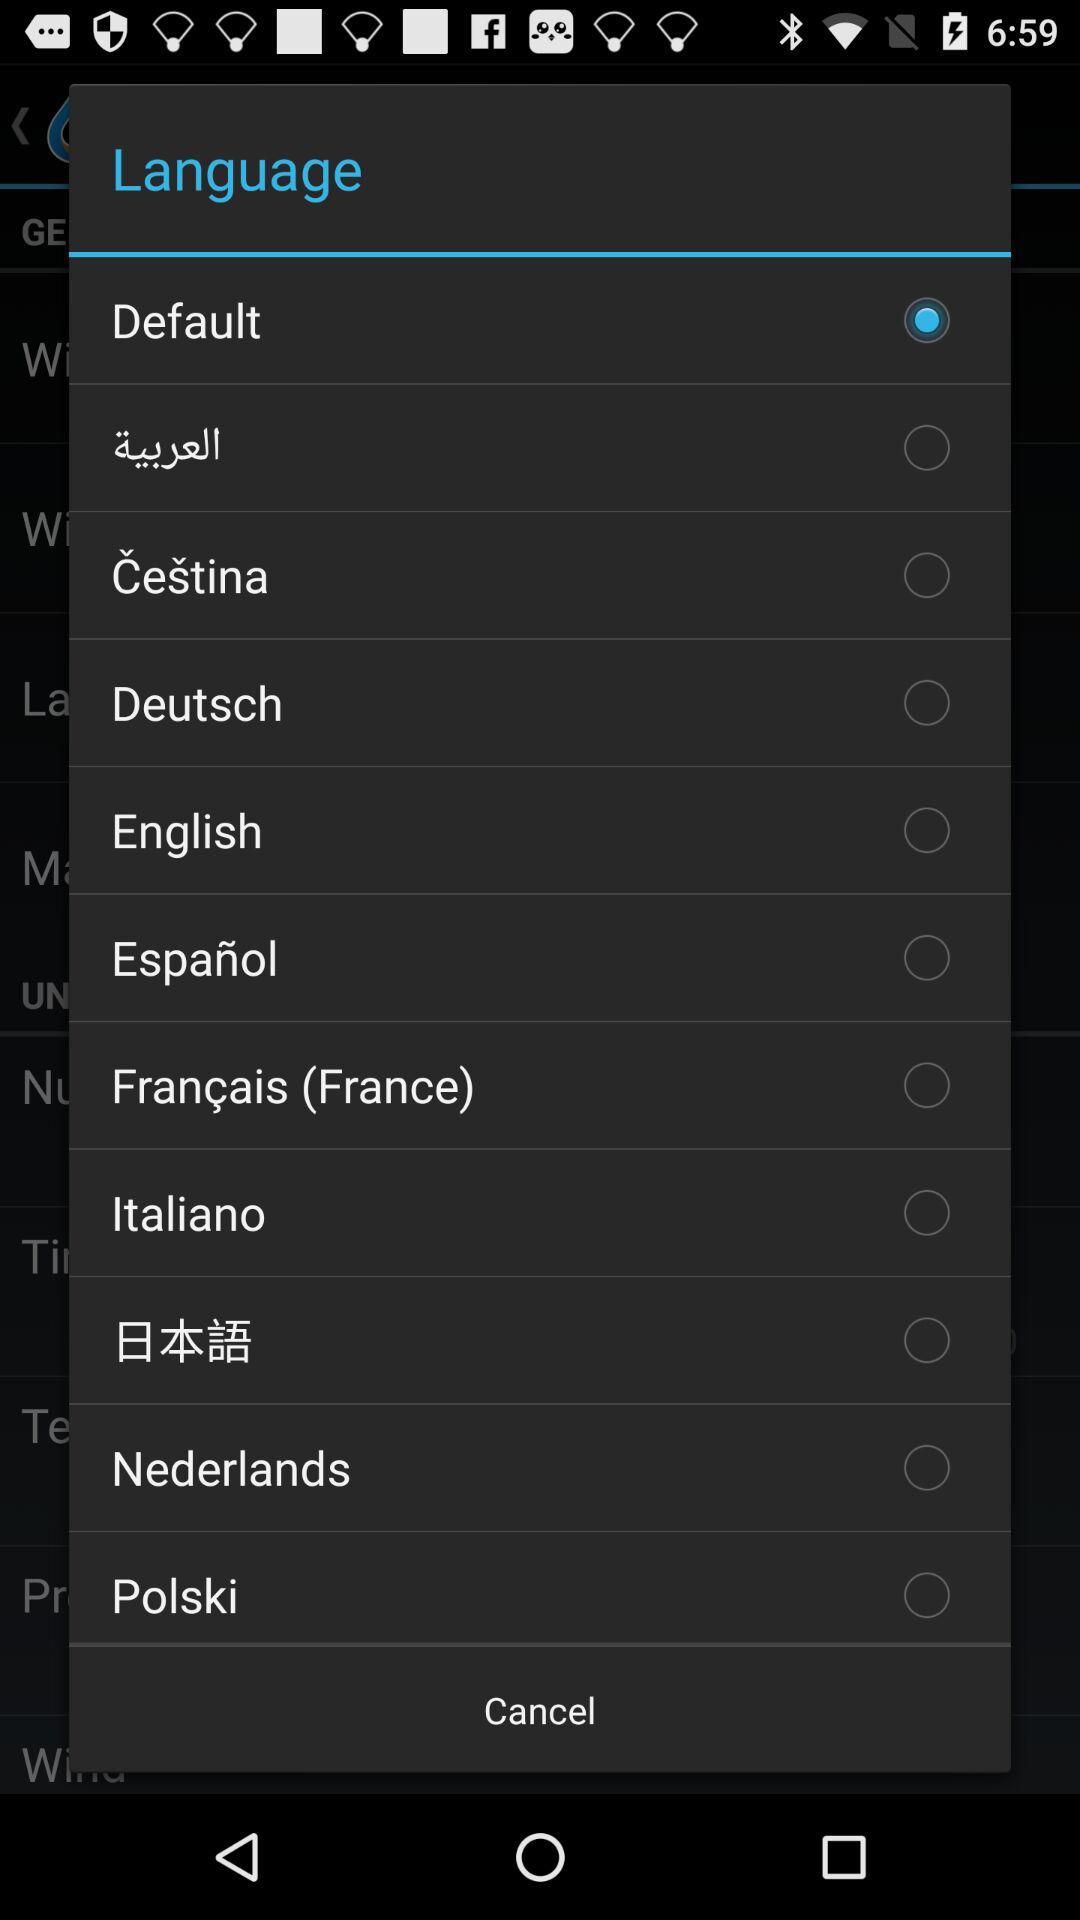 The height and width of the screenshot is (1920, 1080). Describe the element at coordinates (540, 1708) in the screenshot. I see `icon below polski checkbox` at that location.